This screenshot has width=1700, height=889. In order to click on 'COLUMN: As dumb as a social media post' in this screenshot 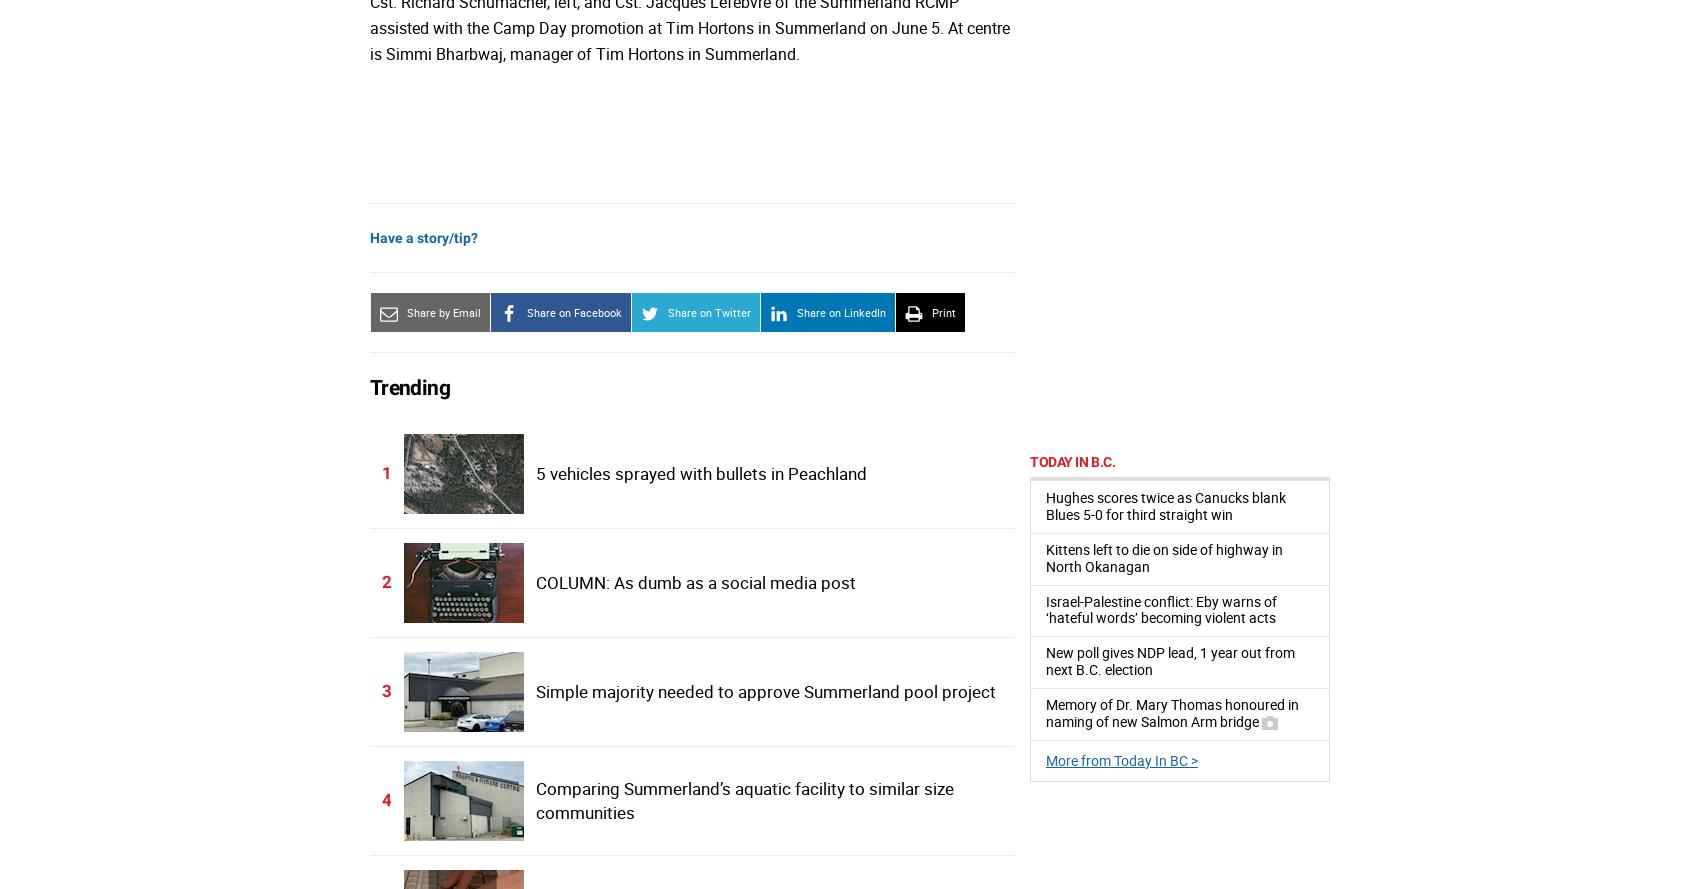, I will do `click(694, 581)`.